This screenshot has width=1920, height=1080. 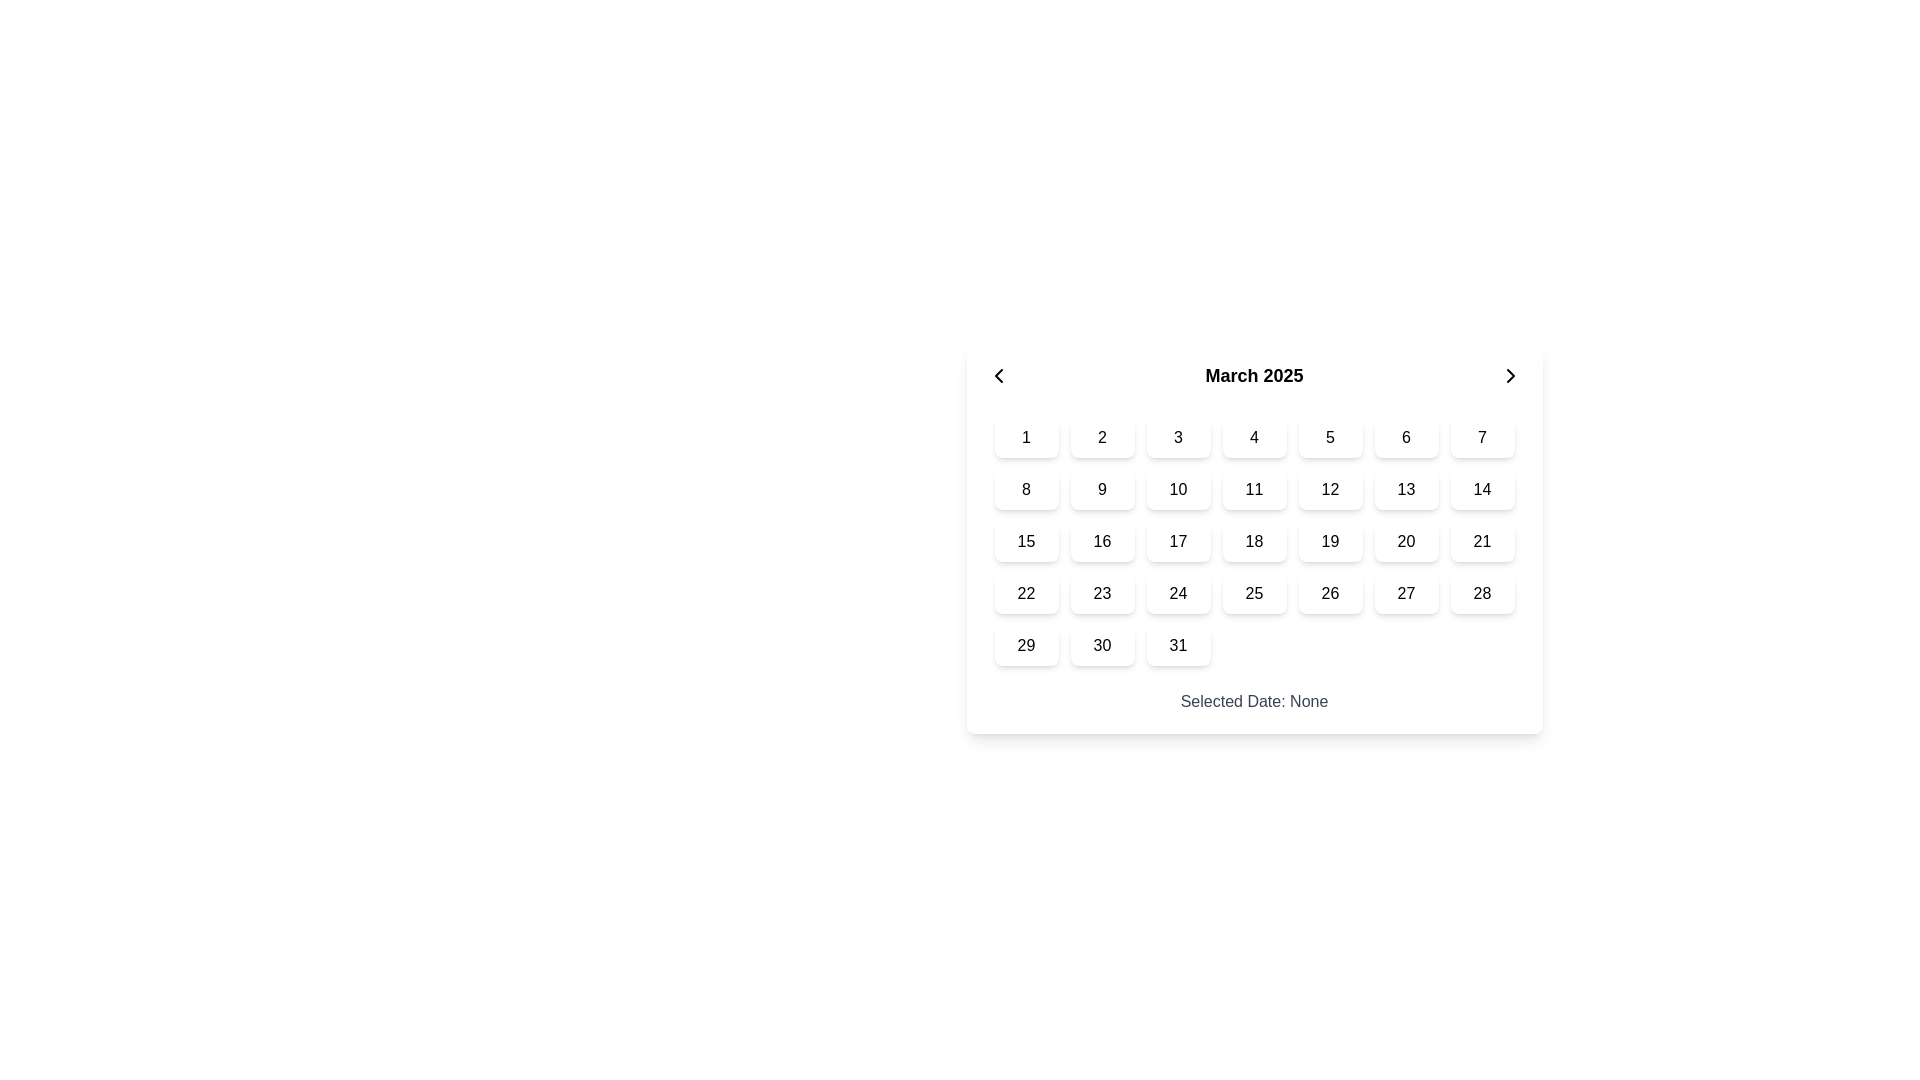 What do you see at coordinates (998, 375) in the screenshot?
I see `the Chevron Left icon, which is a small leftward-pointing arrow located near the top left area of the user interface, adjacent to the 'March 2025' text in the calendar UI` at bounding box center [998, 375].